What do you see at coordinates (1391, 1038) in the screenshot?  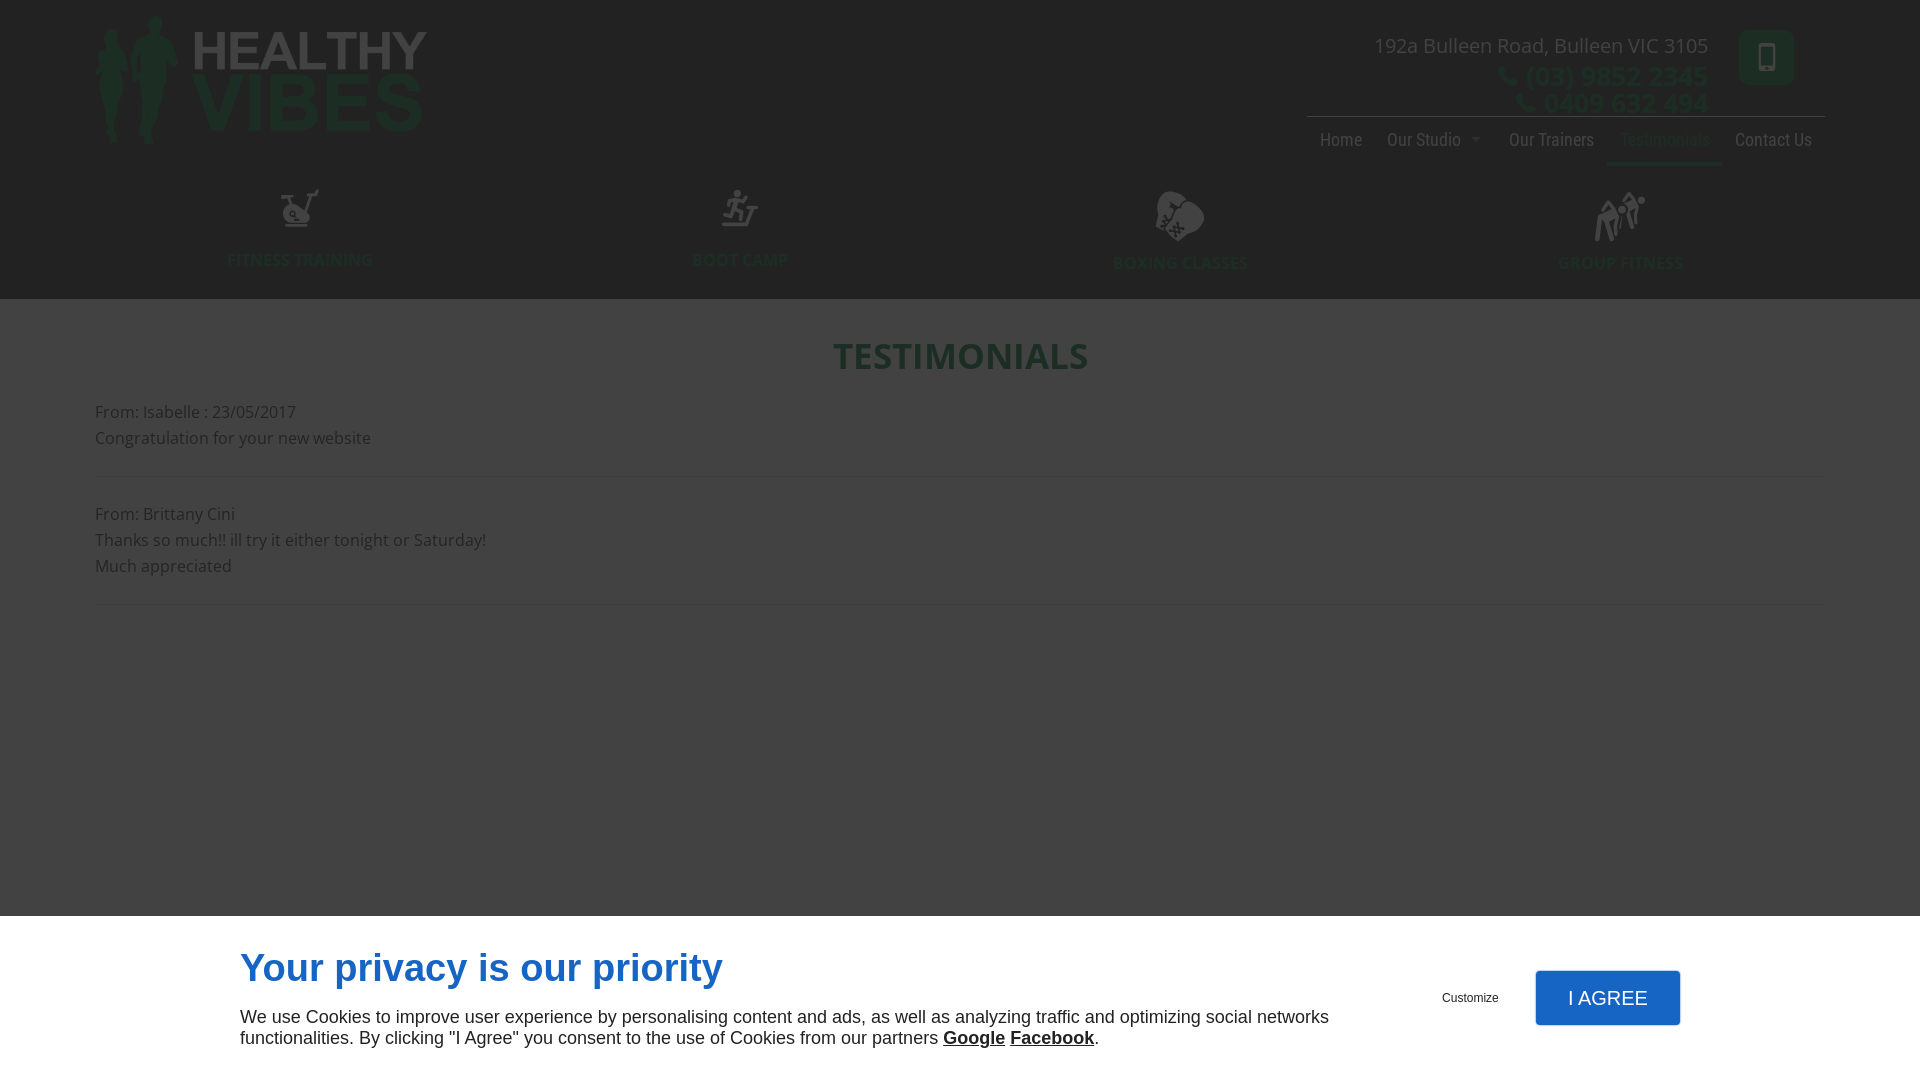 I see `'HOME'` at bounding box center [1391, 1038].